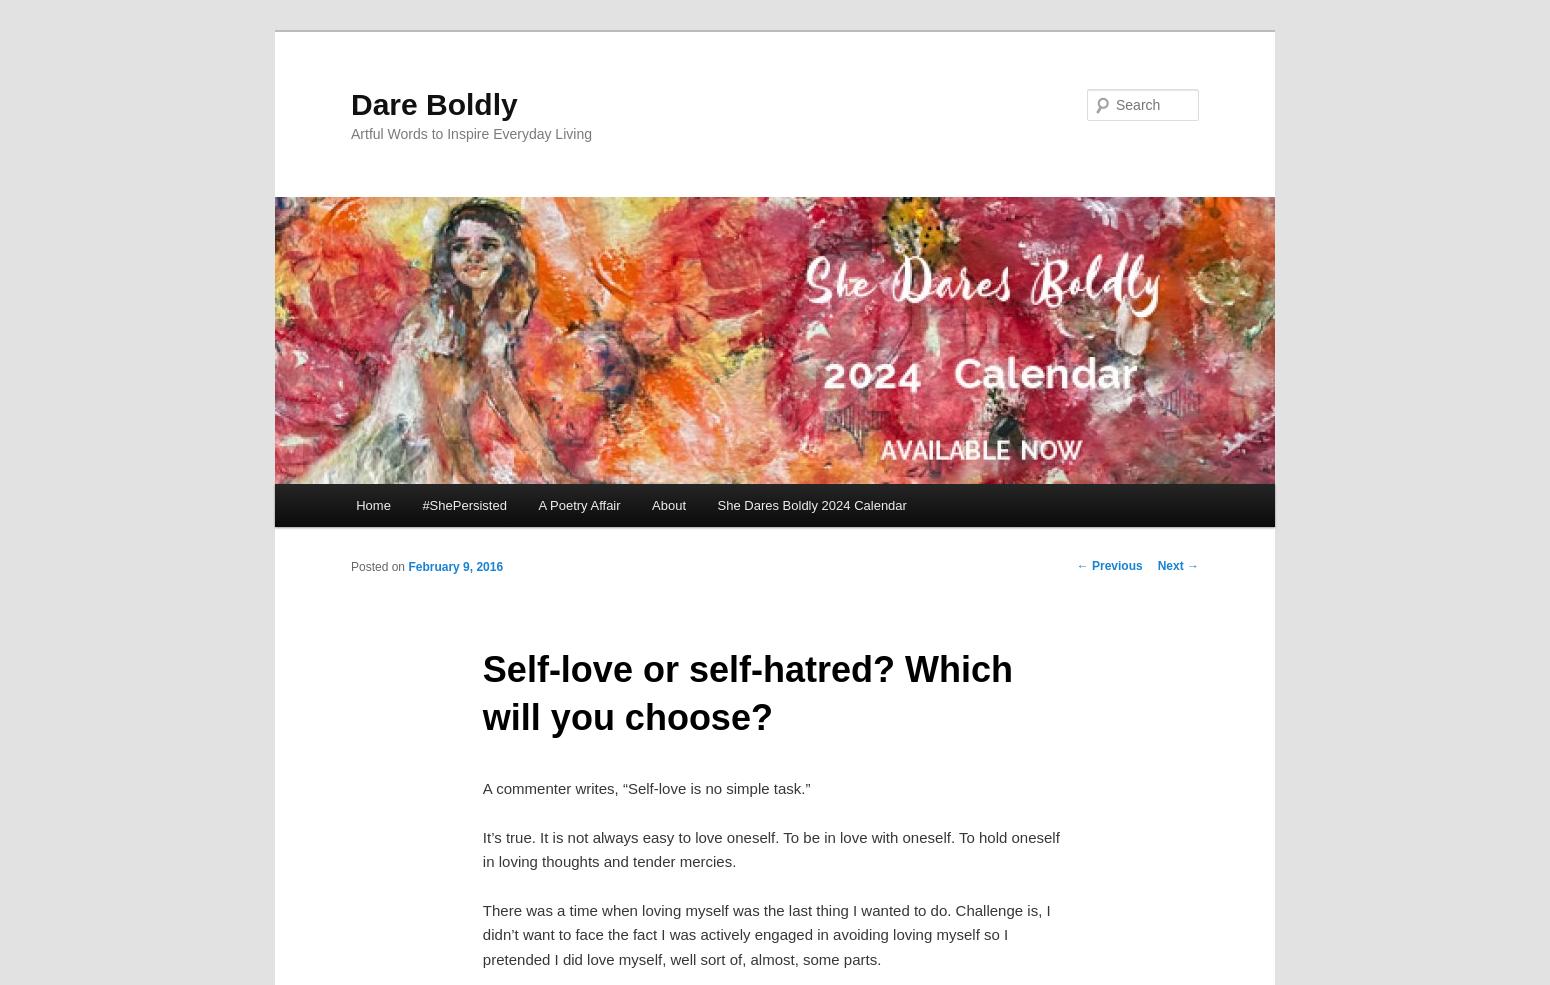 The height and width of the screenshot is (985, 1550). I want to click on 'Dare Boldly', so click(350, 103).